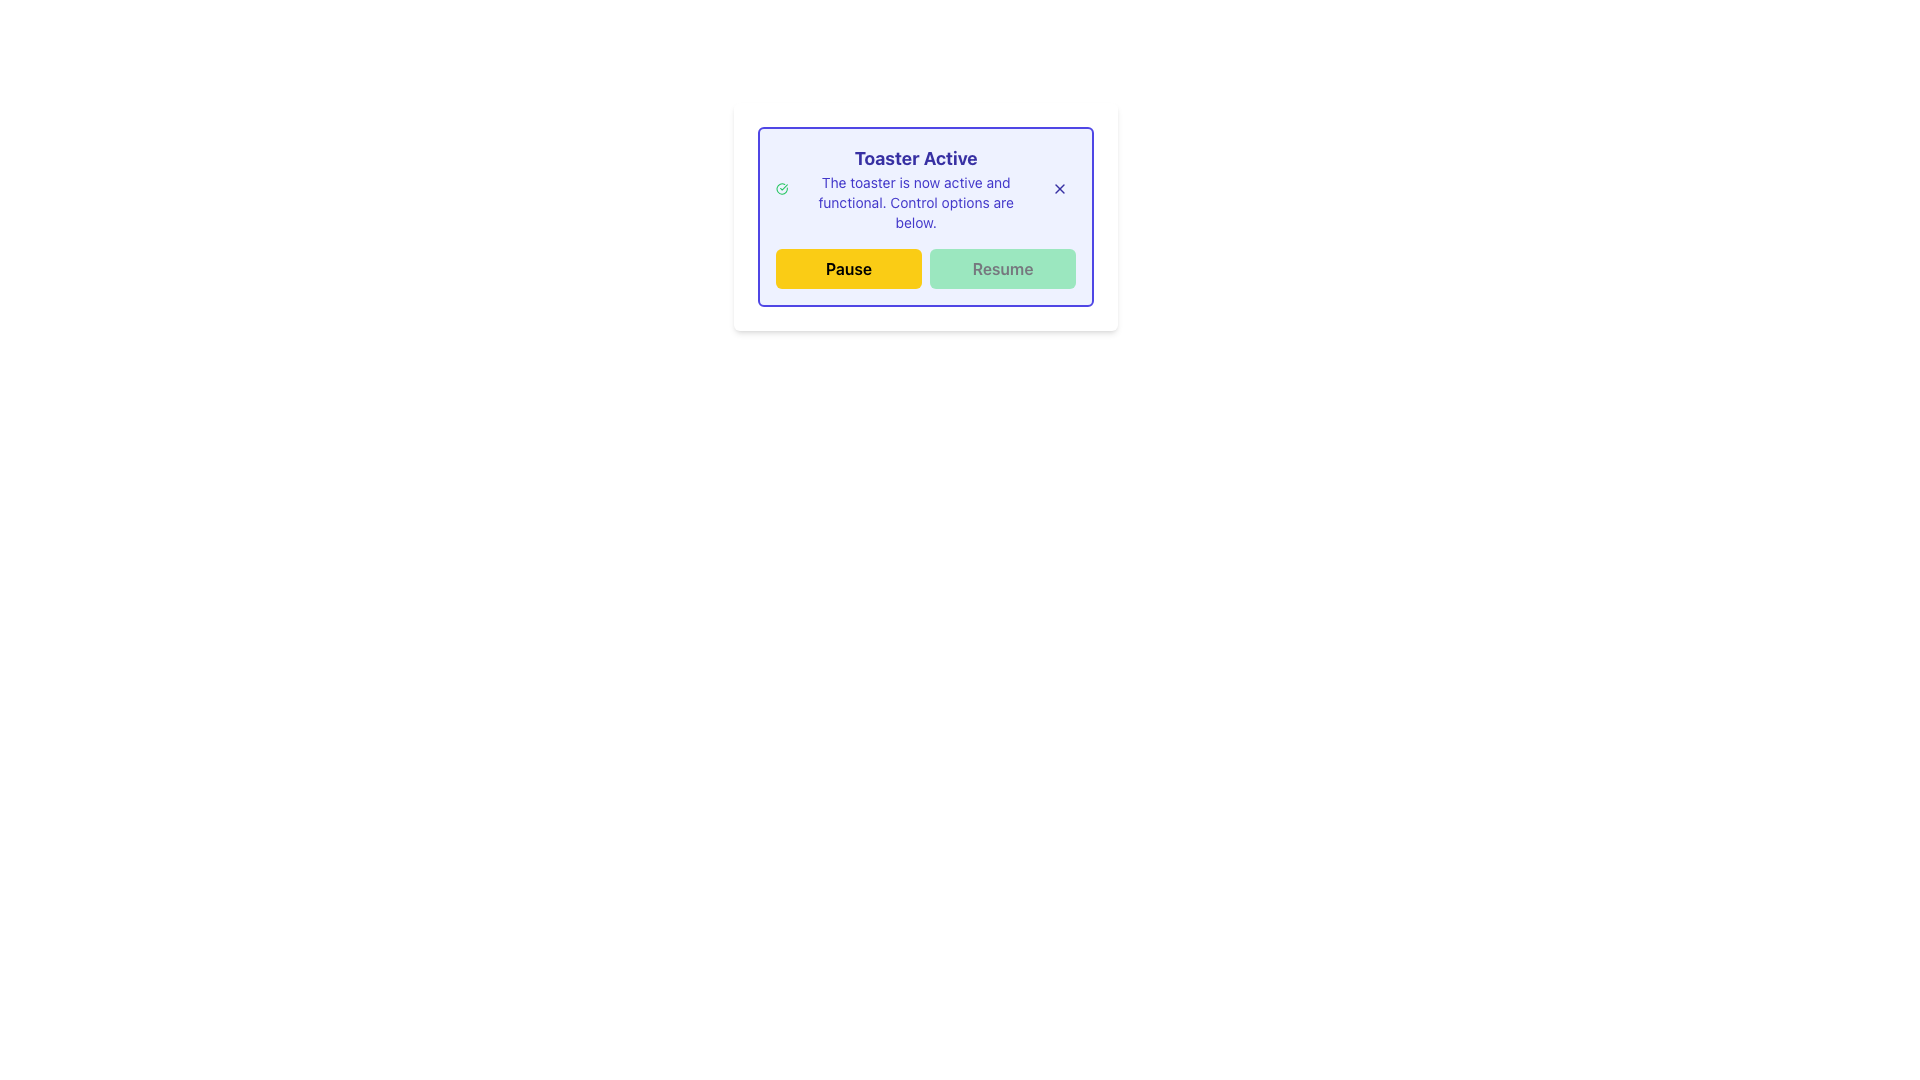  Describe the element at coordinates (1059, 189) in the screenshot. I see `the 'X' icon located in the top-right corner of the 'Toaster Active' notification card` at that location.